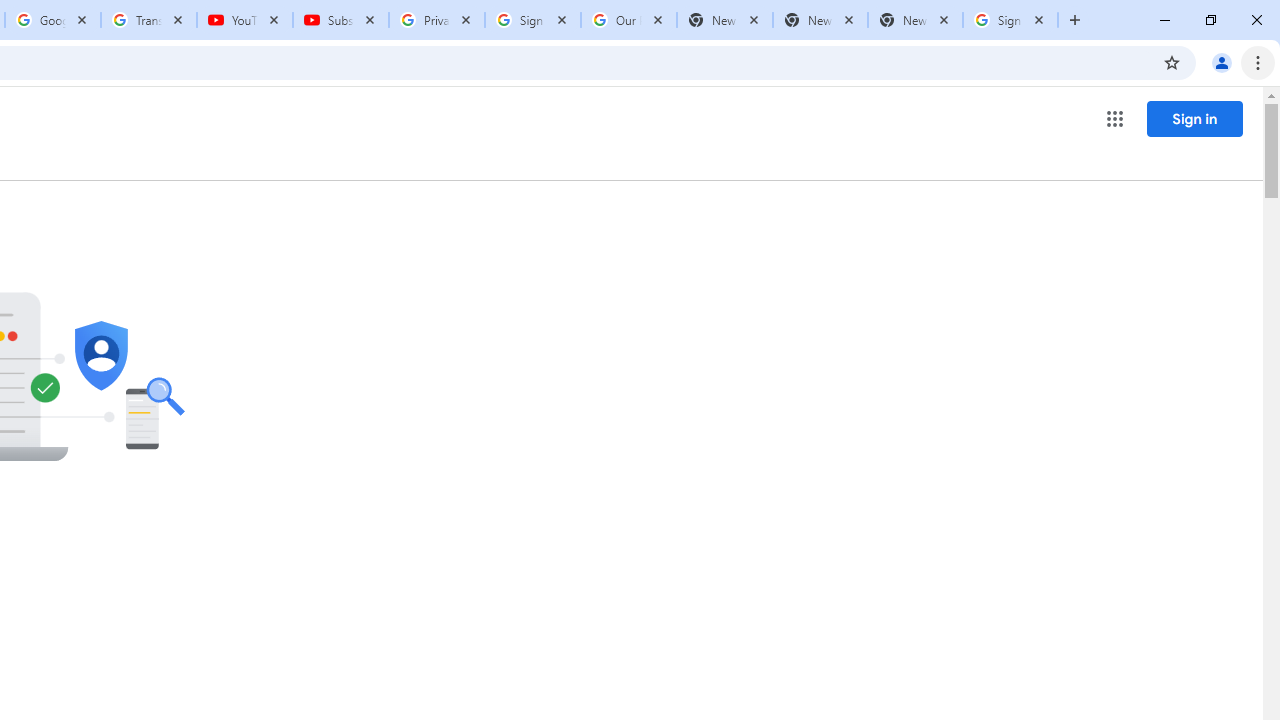  Describe the element at coordinates (914, 20) in the screenshot. I see `'New Tab'` at that location.